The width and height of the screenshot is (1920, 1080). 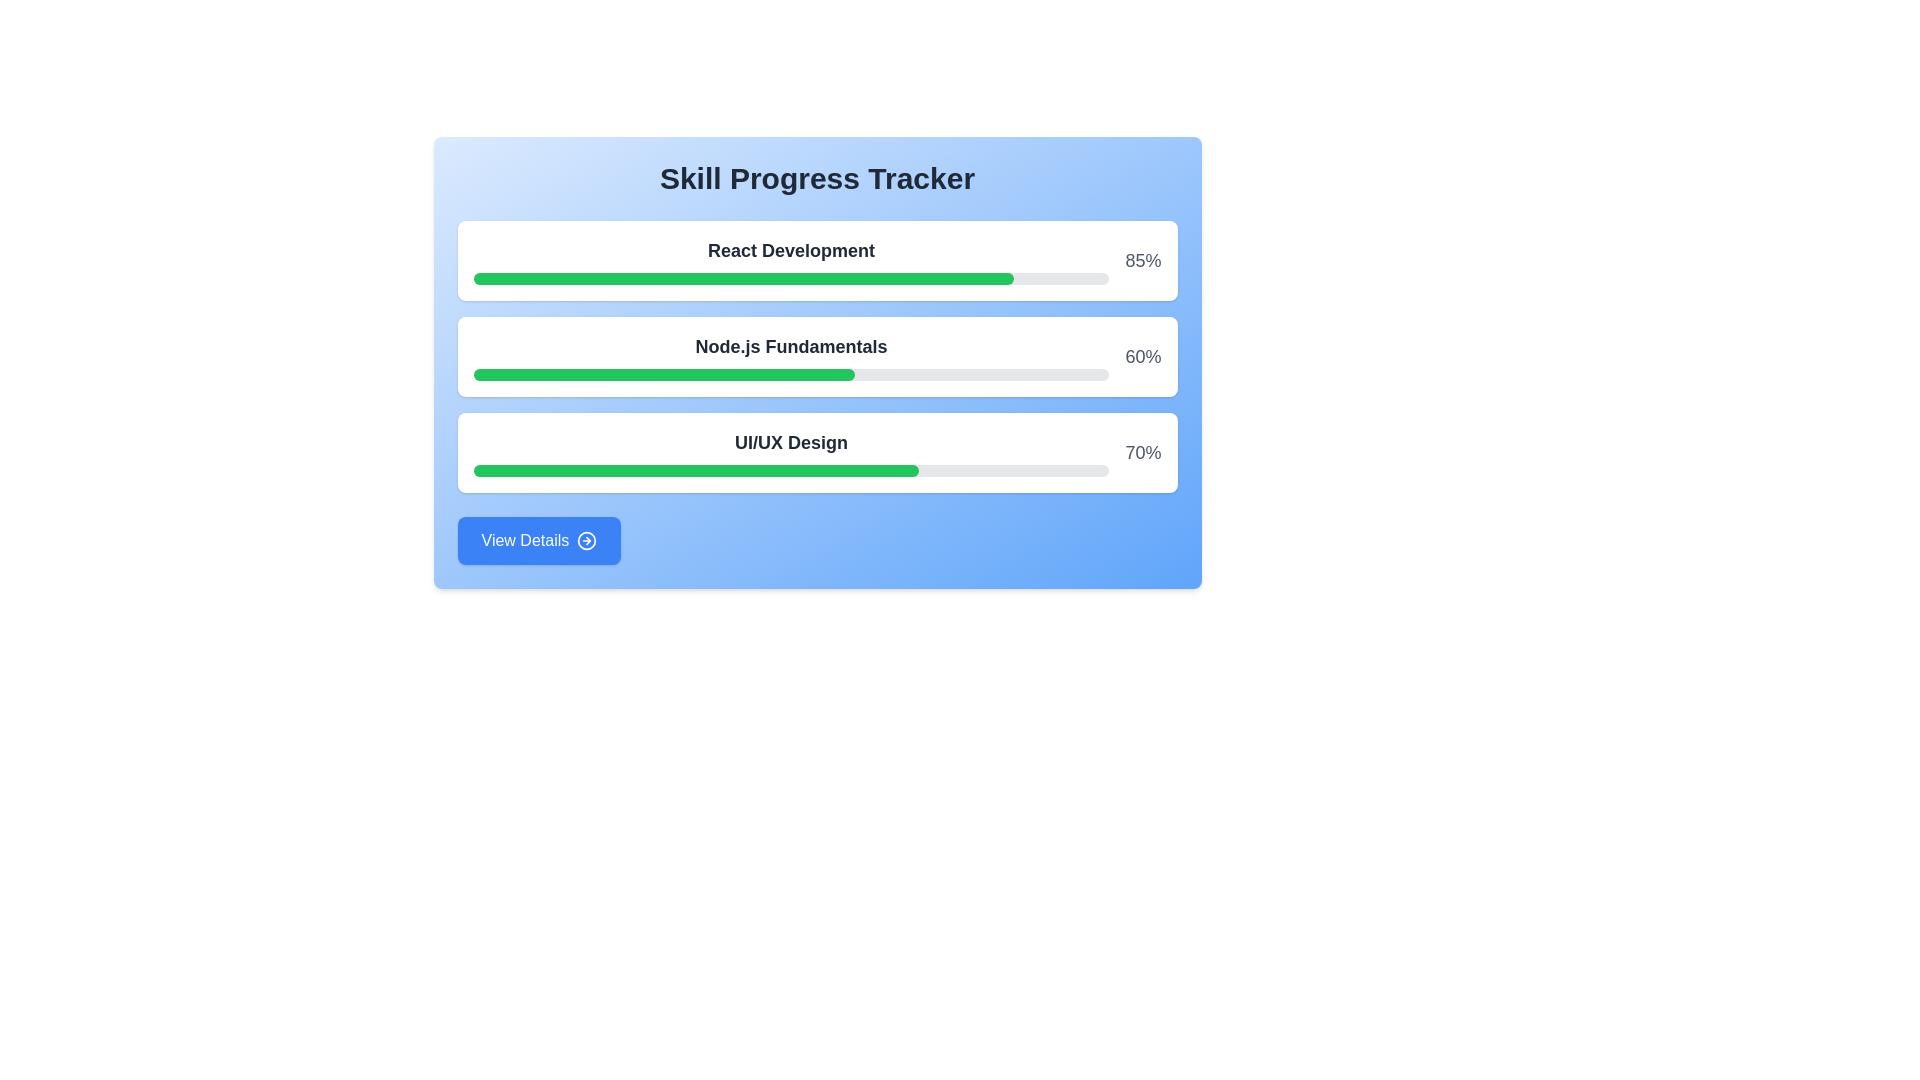 What do you see at coordinates (586, 540) in the screenshot?
I see `the circular graphical component that is part of the 'View Details' button at the bottom-left corner of the card, which is visually minor in size and nested inside an arrow-circle icon` at bounding box center [586, 540].